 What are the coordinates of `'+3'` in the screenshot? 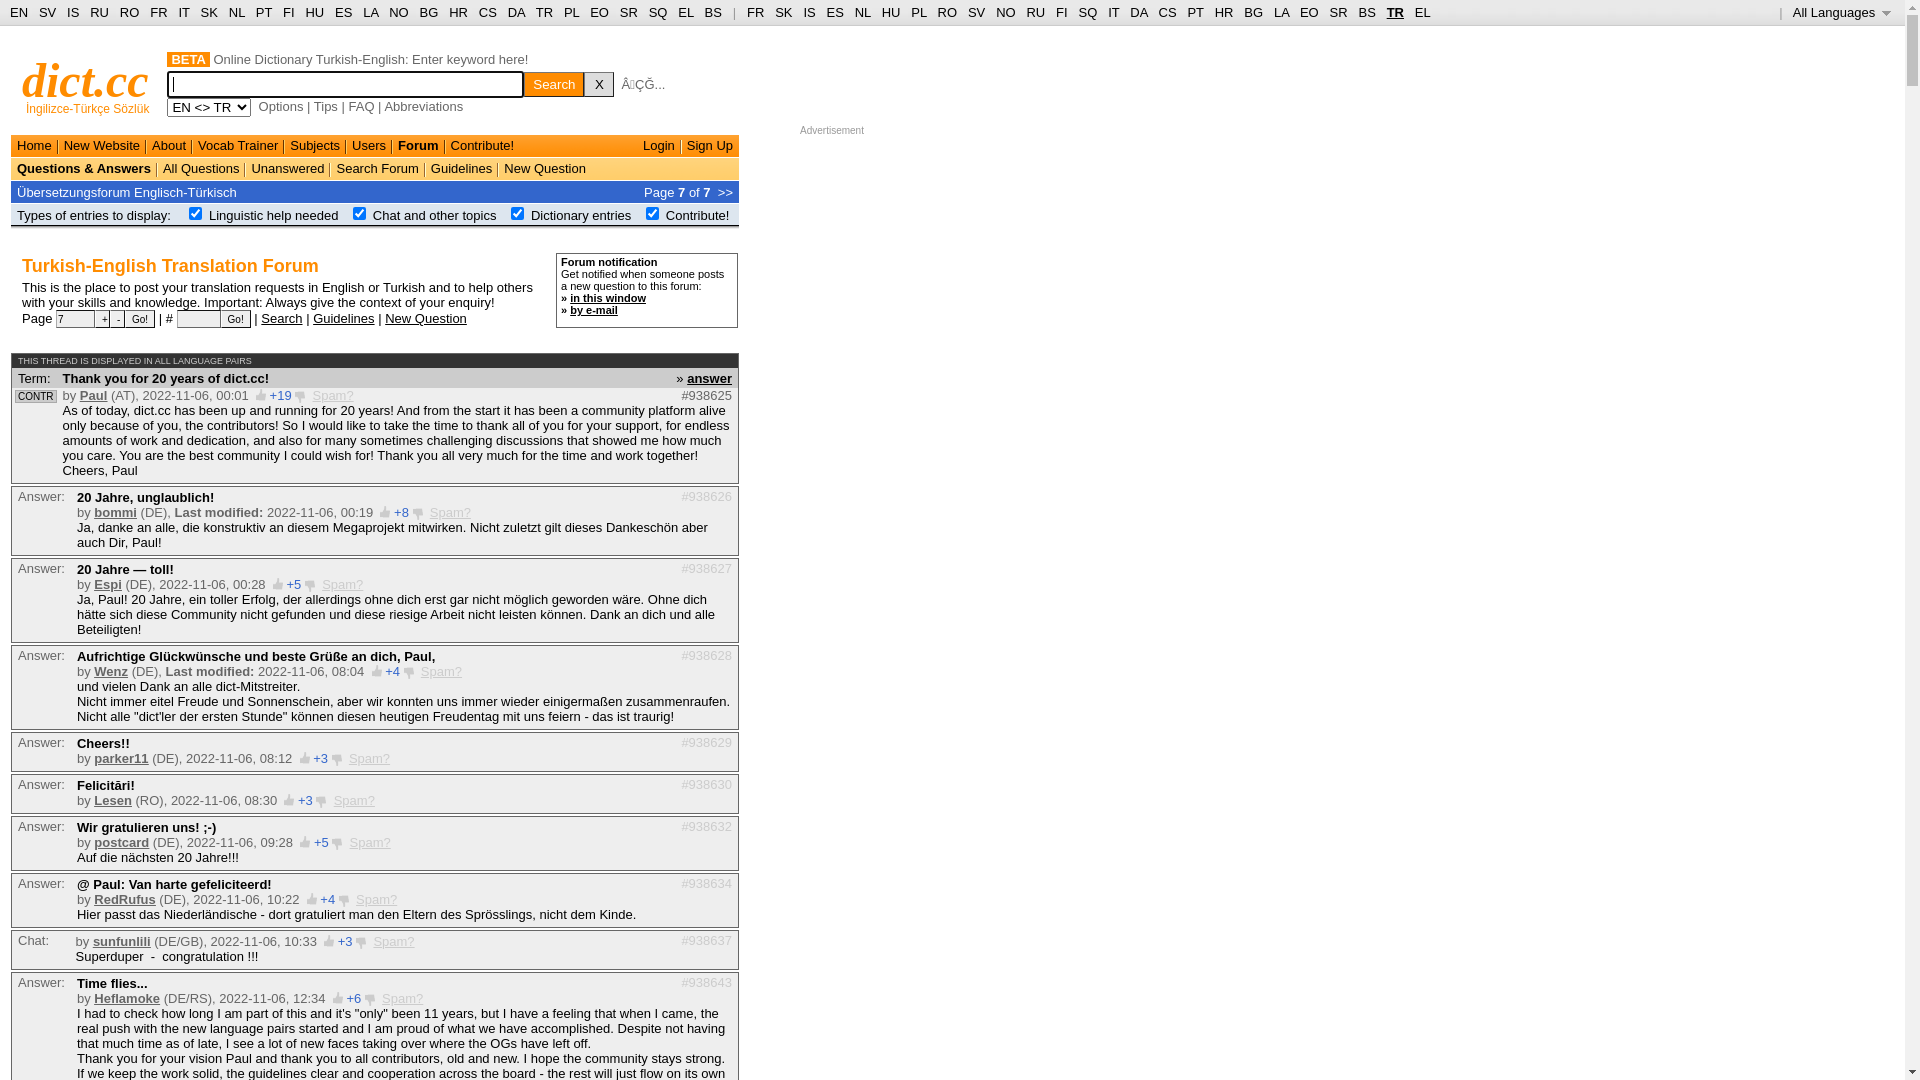 It's located at (337, 941).